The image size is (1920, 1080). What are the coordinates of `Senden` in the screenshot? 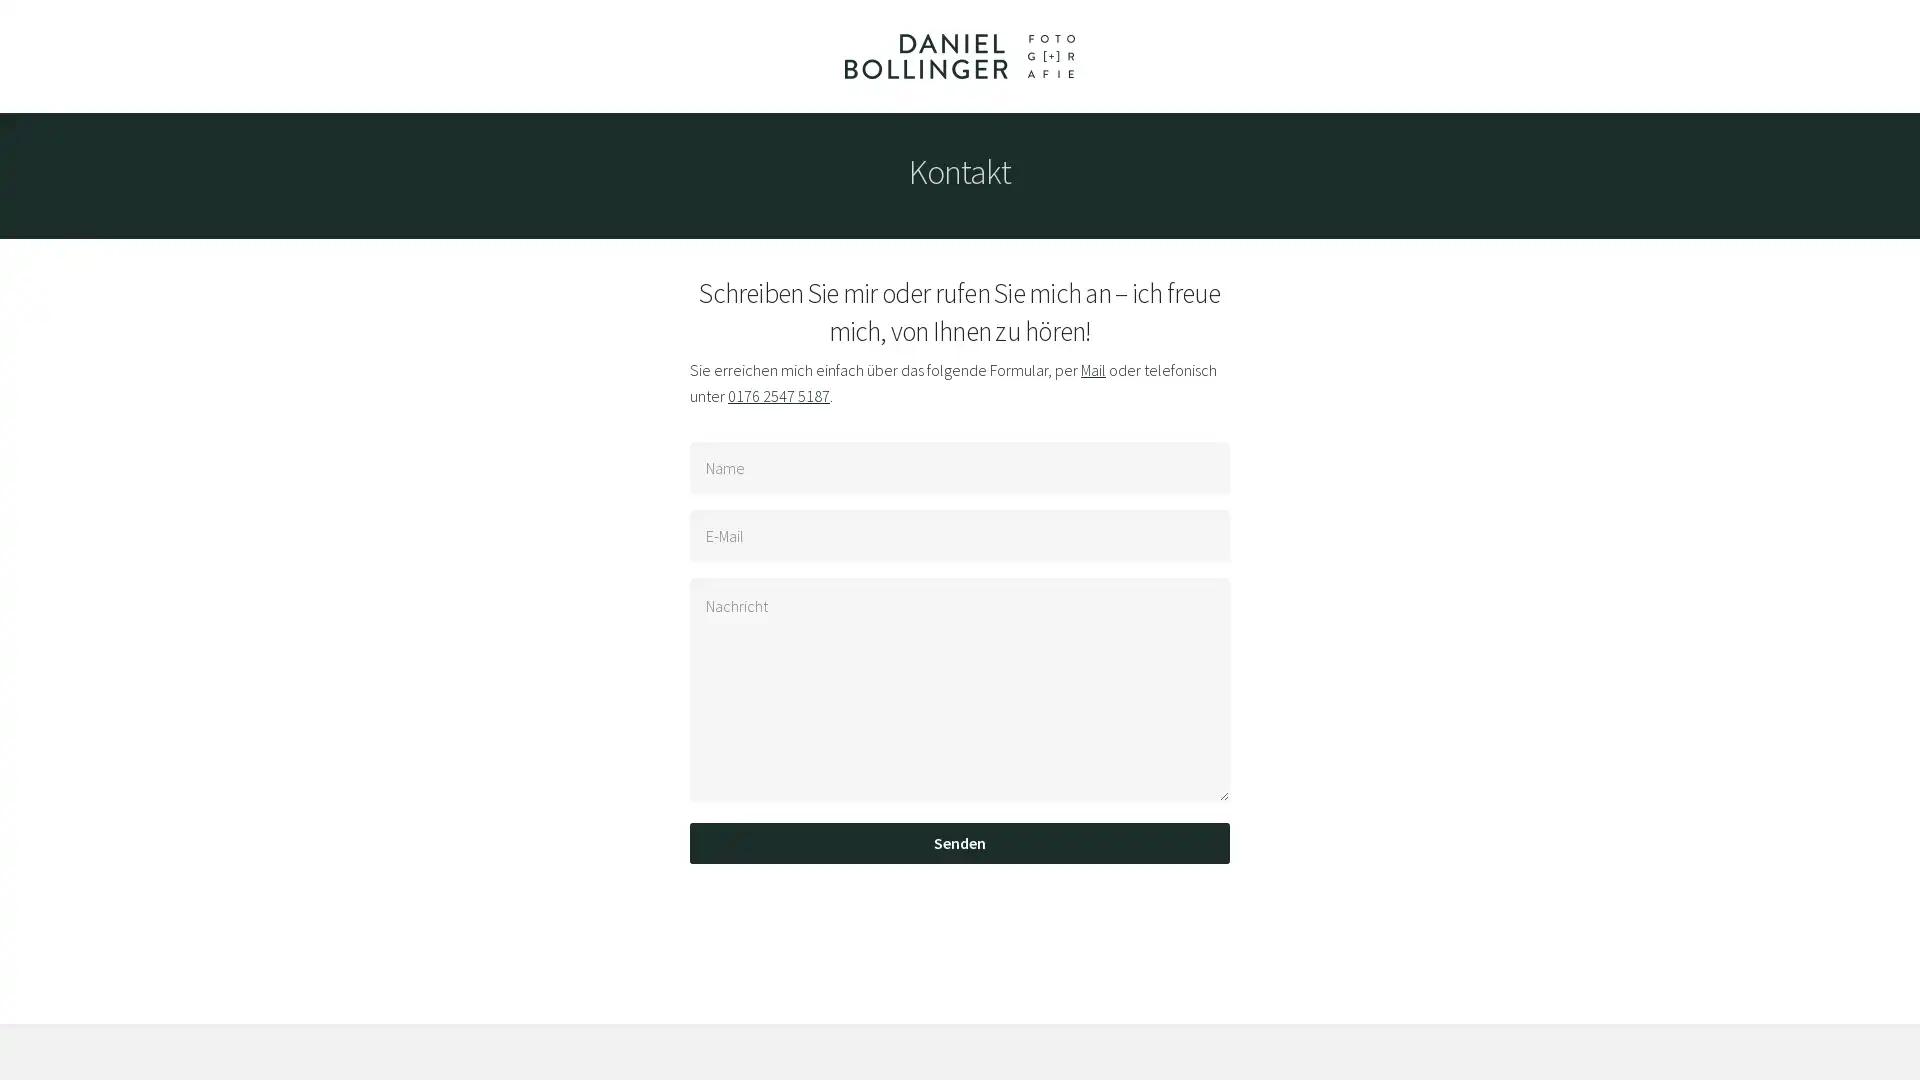 It's located at (960, 842).